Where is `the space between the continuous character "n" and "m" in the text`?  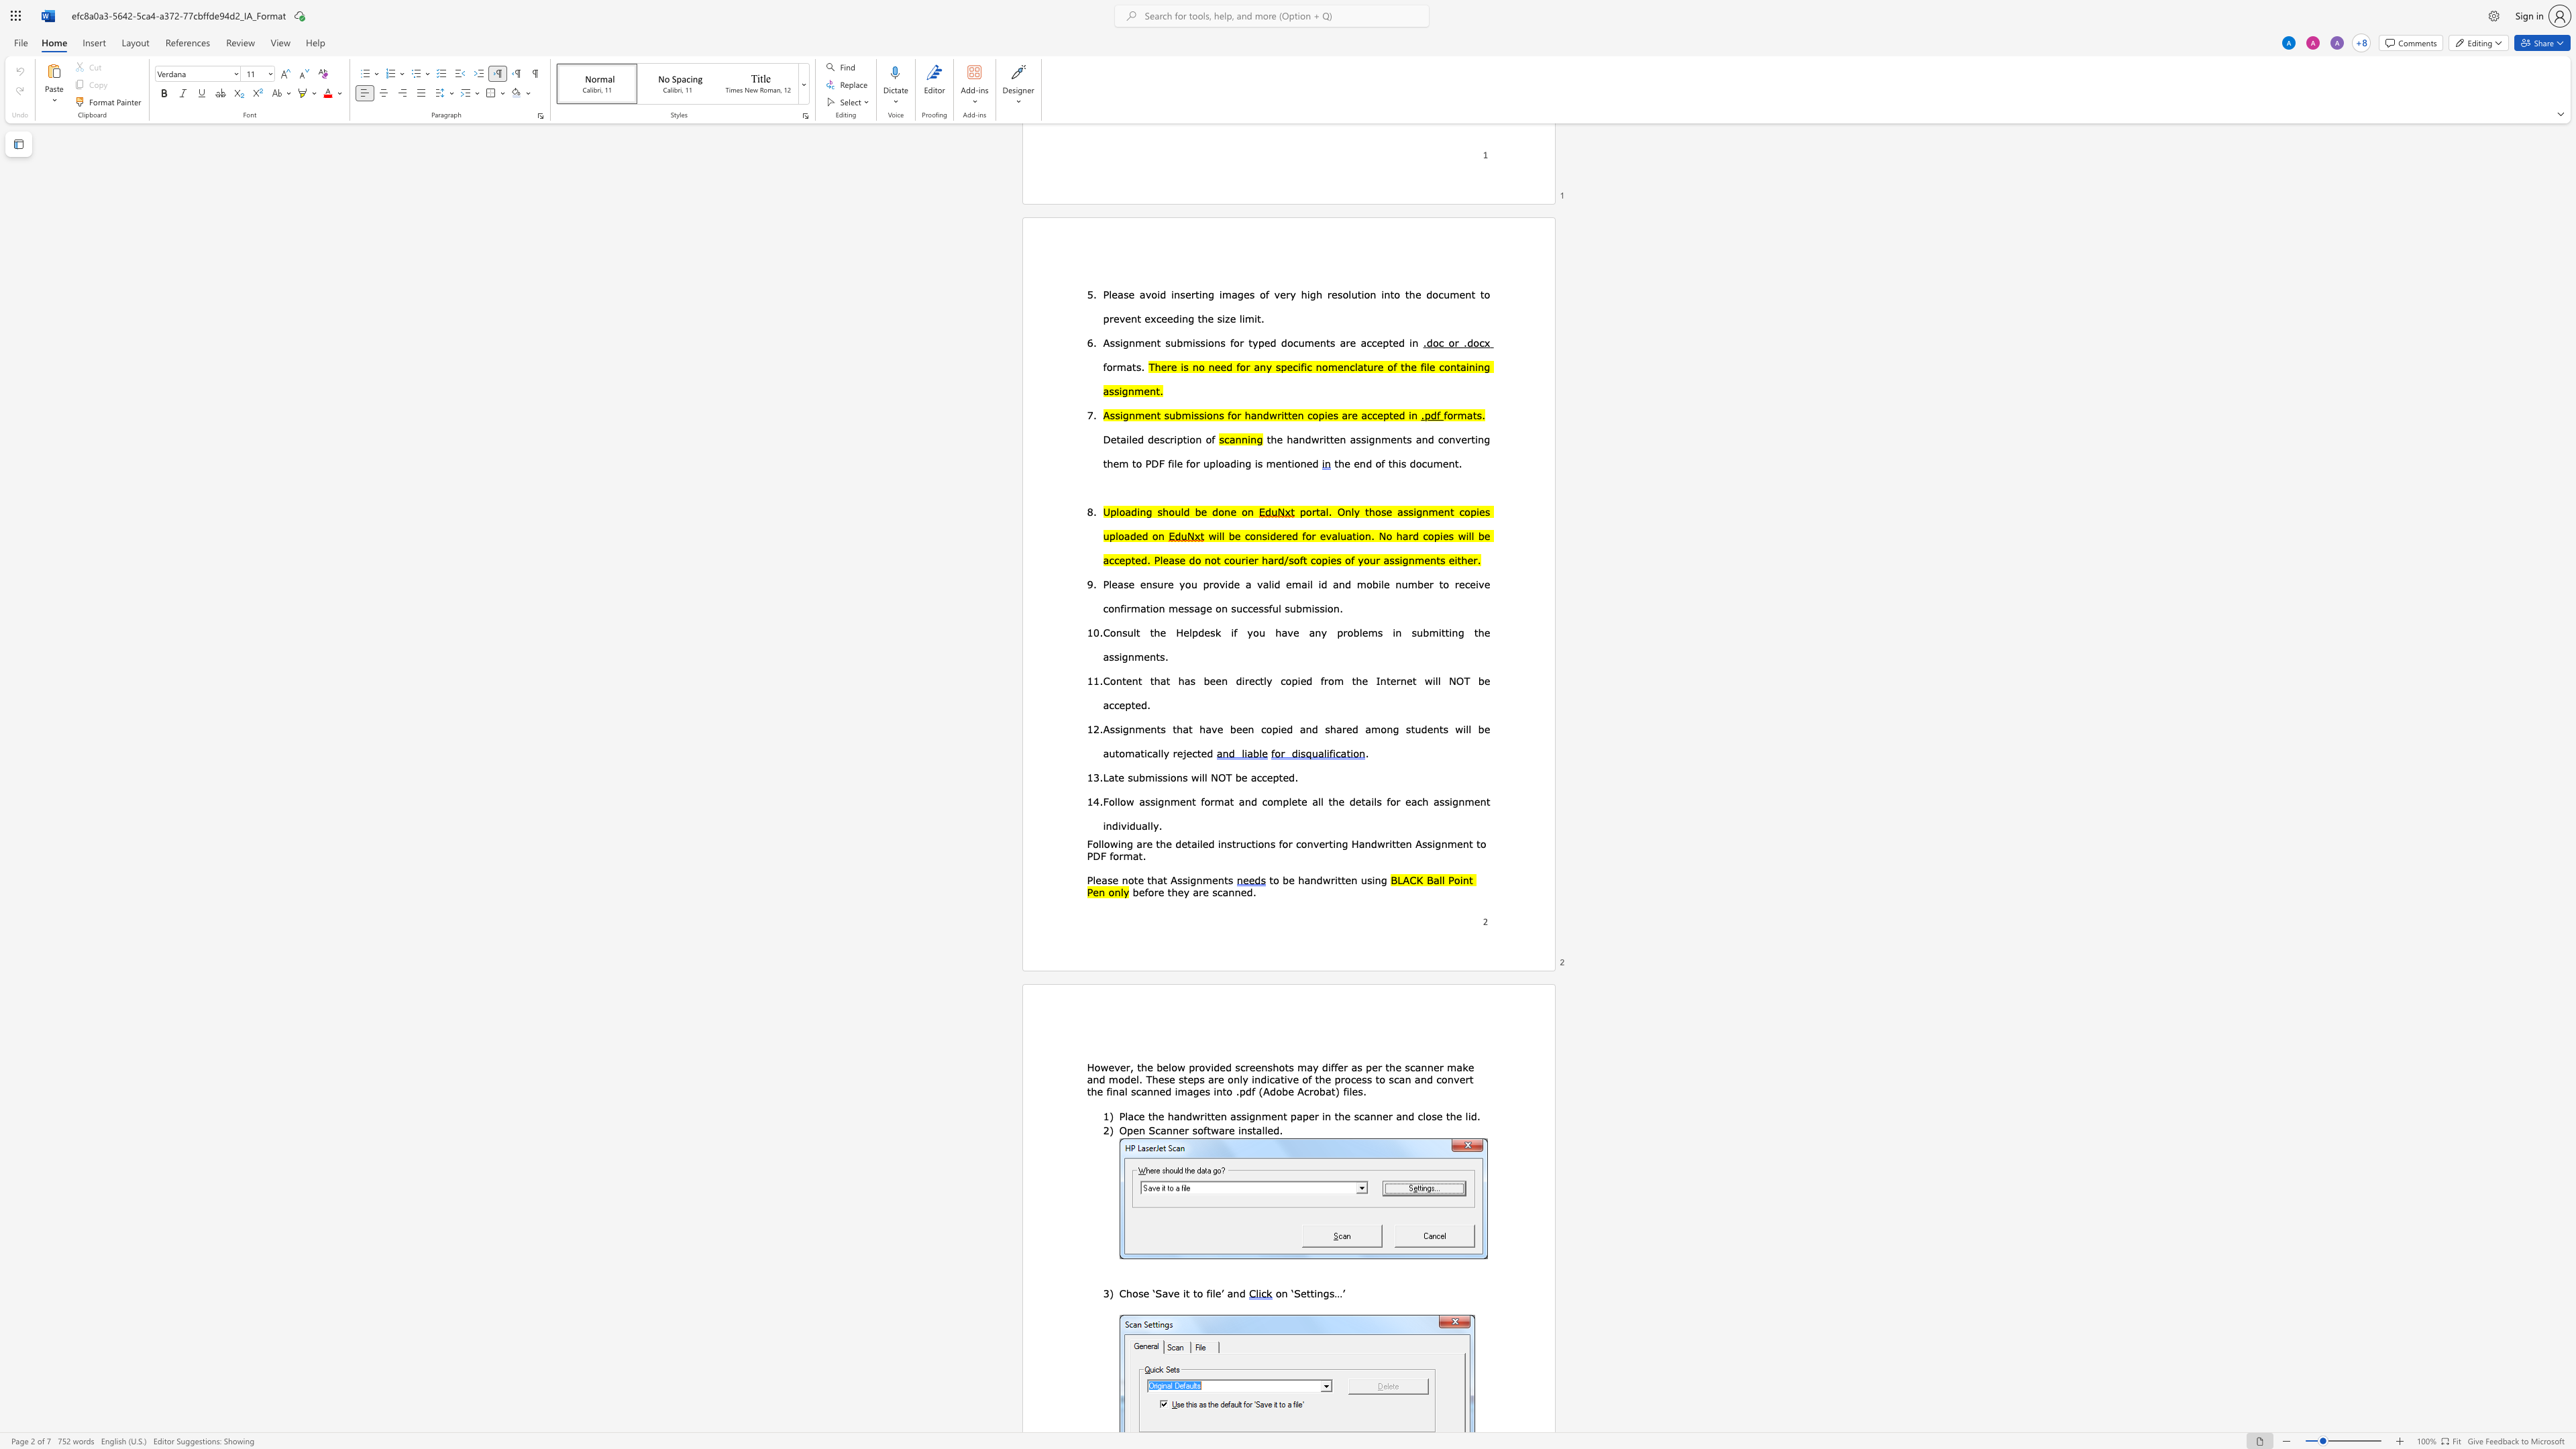
the space between the continuous character "n" and "m" in the text is located at coordinates (1203, 878).